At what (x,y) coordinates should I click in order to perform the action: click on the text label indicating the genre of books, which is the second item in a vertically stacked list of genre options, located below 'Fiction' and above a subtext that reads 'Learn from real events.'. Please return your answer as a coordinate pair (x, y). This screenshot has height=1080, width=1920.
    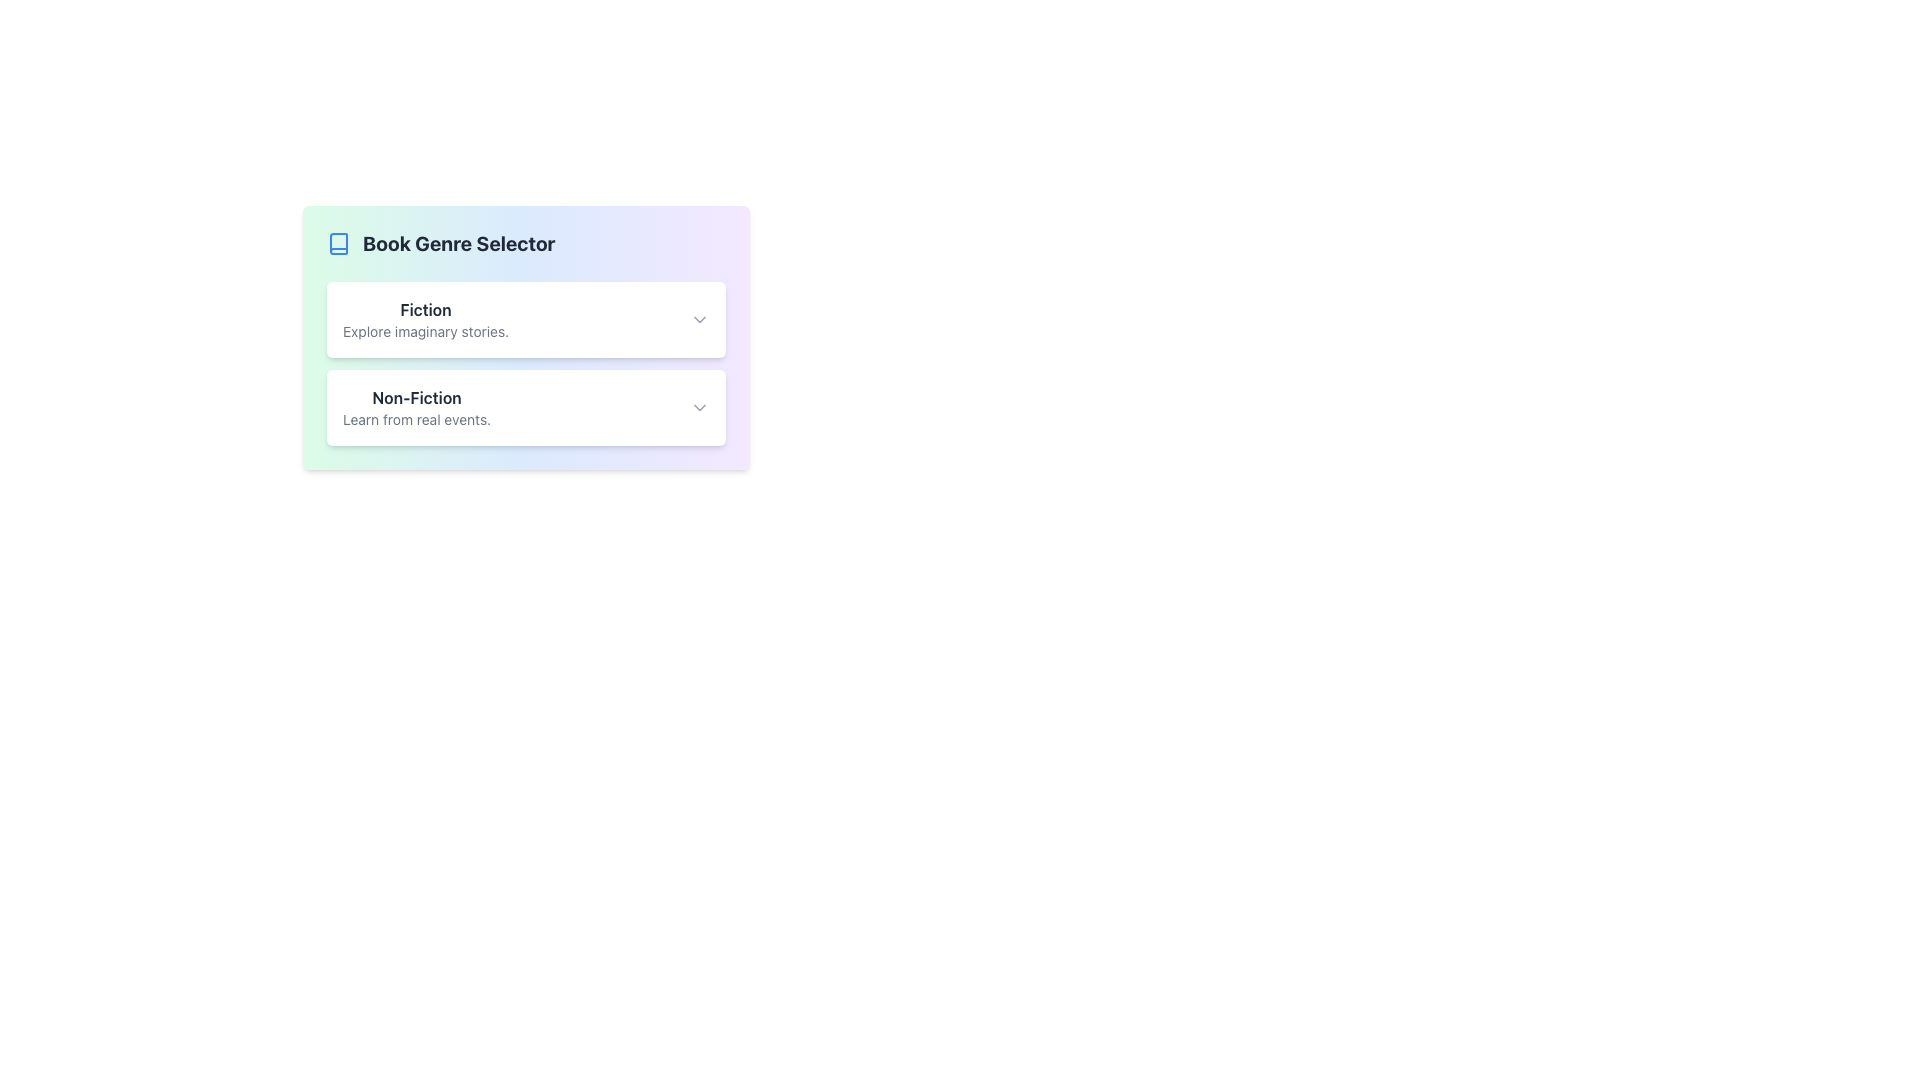
    Looking at the image, I should click on (416, 397).